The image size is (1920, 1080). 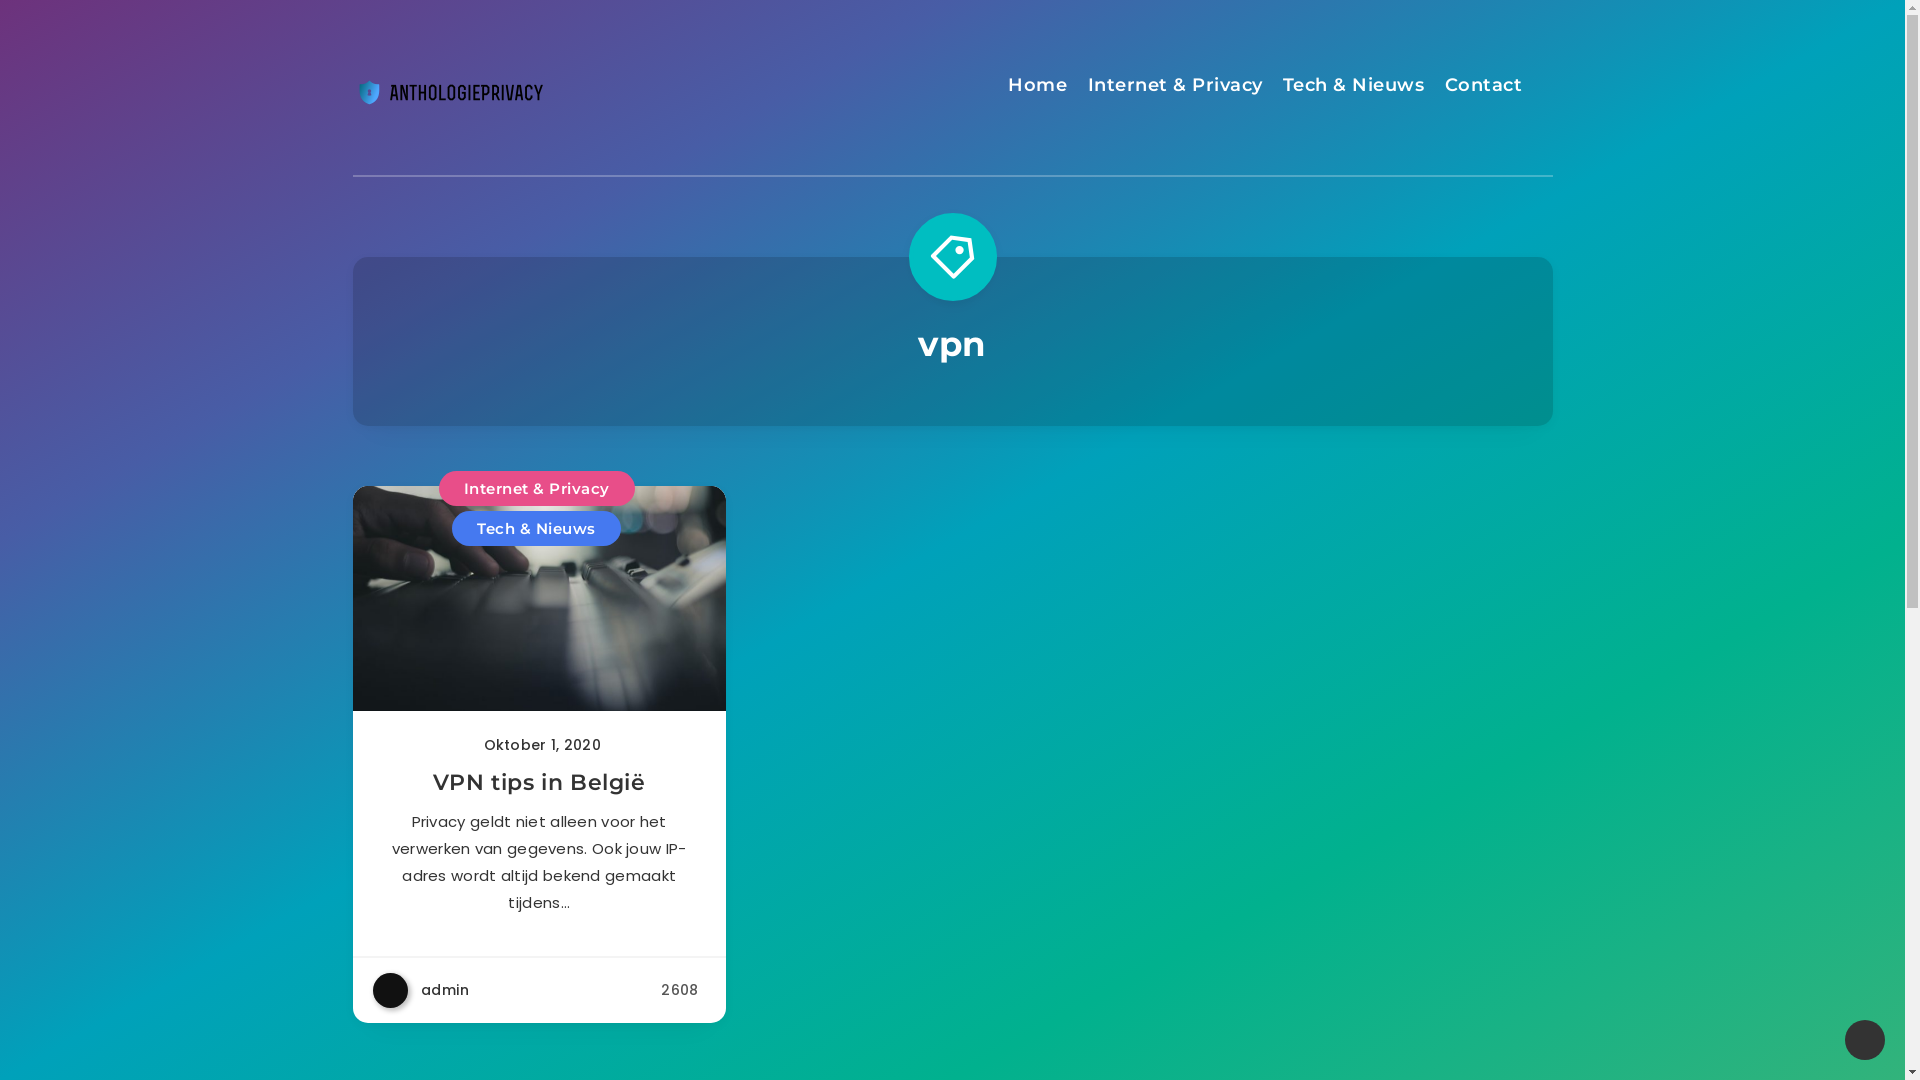 What do you see at coordinates (1353, 86) in the screenshot?
I see `'Tech & Nieuws'` at bounding box center [1353, 86].